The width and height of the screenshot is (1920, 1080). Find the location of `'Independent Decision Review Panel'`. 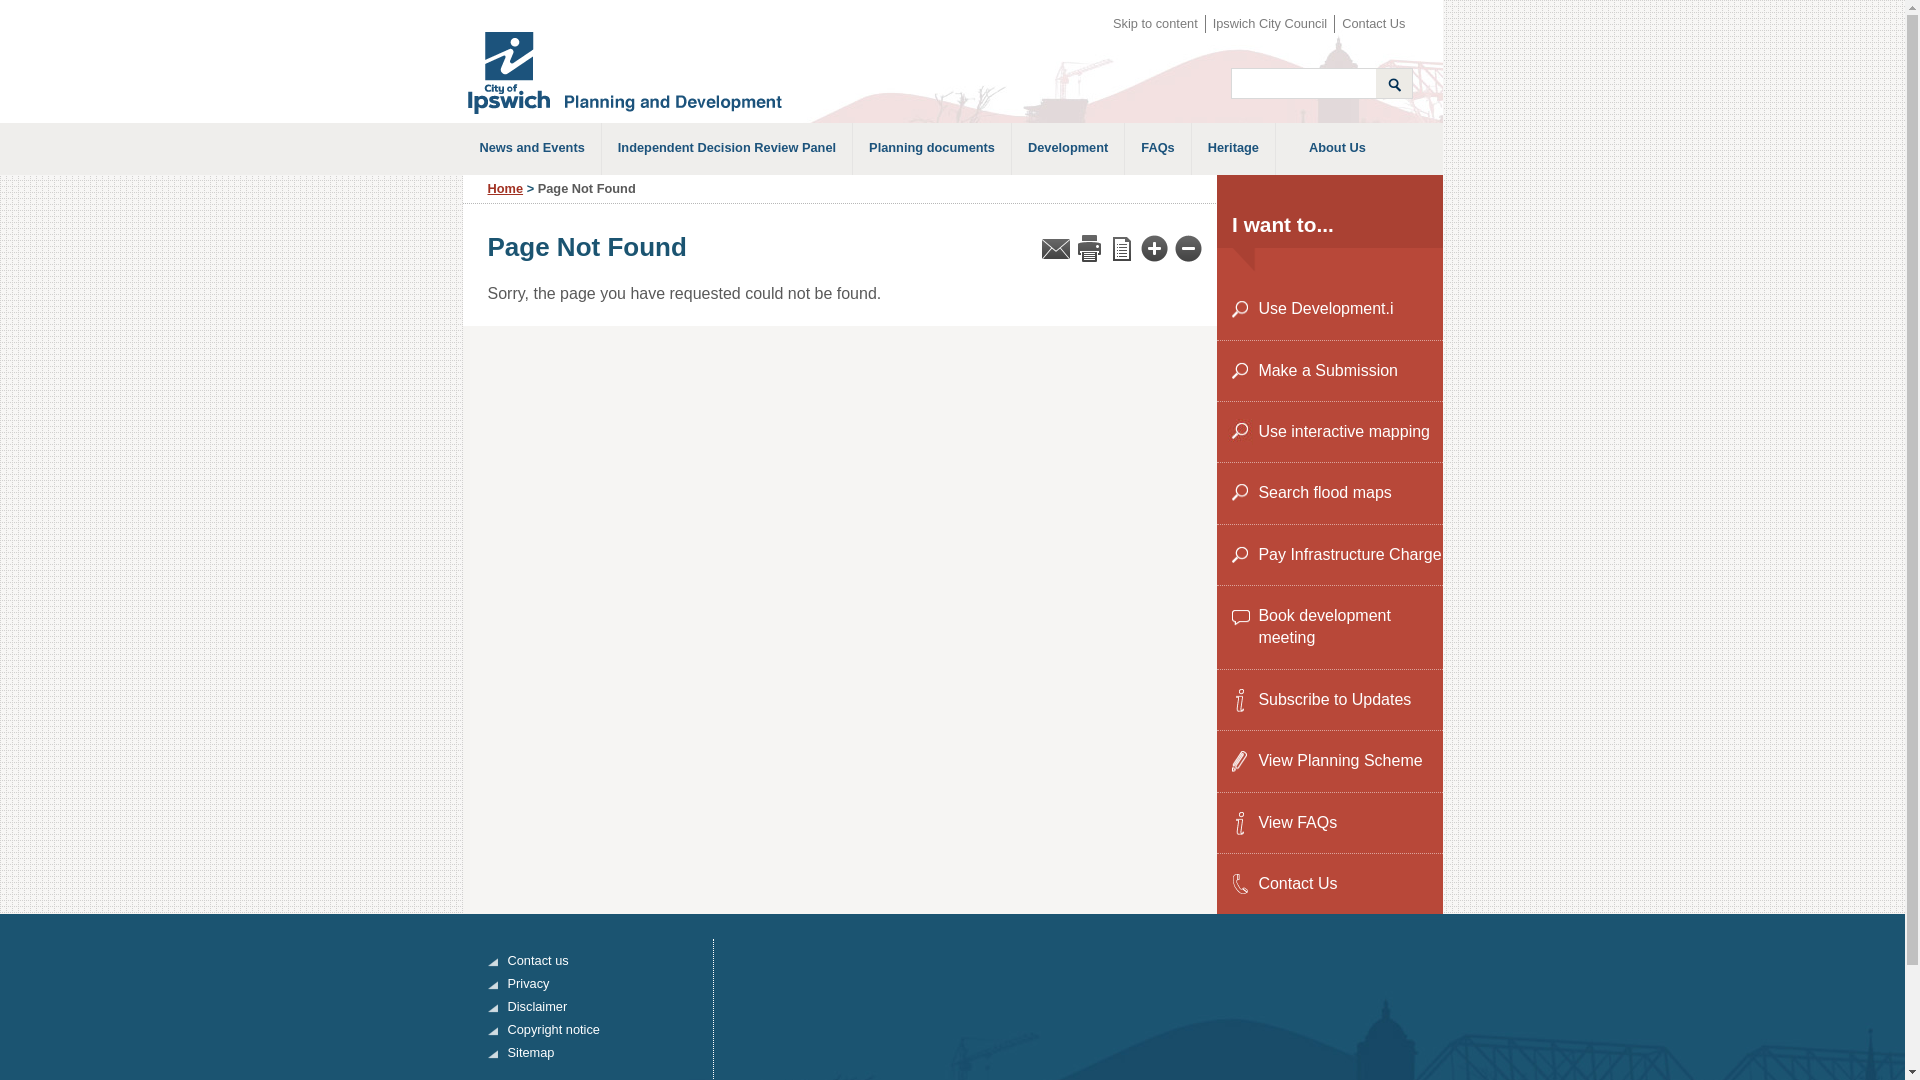

'Independent Decision Review Panel' is located at coordinates (725, 148).